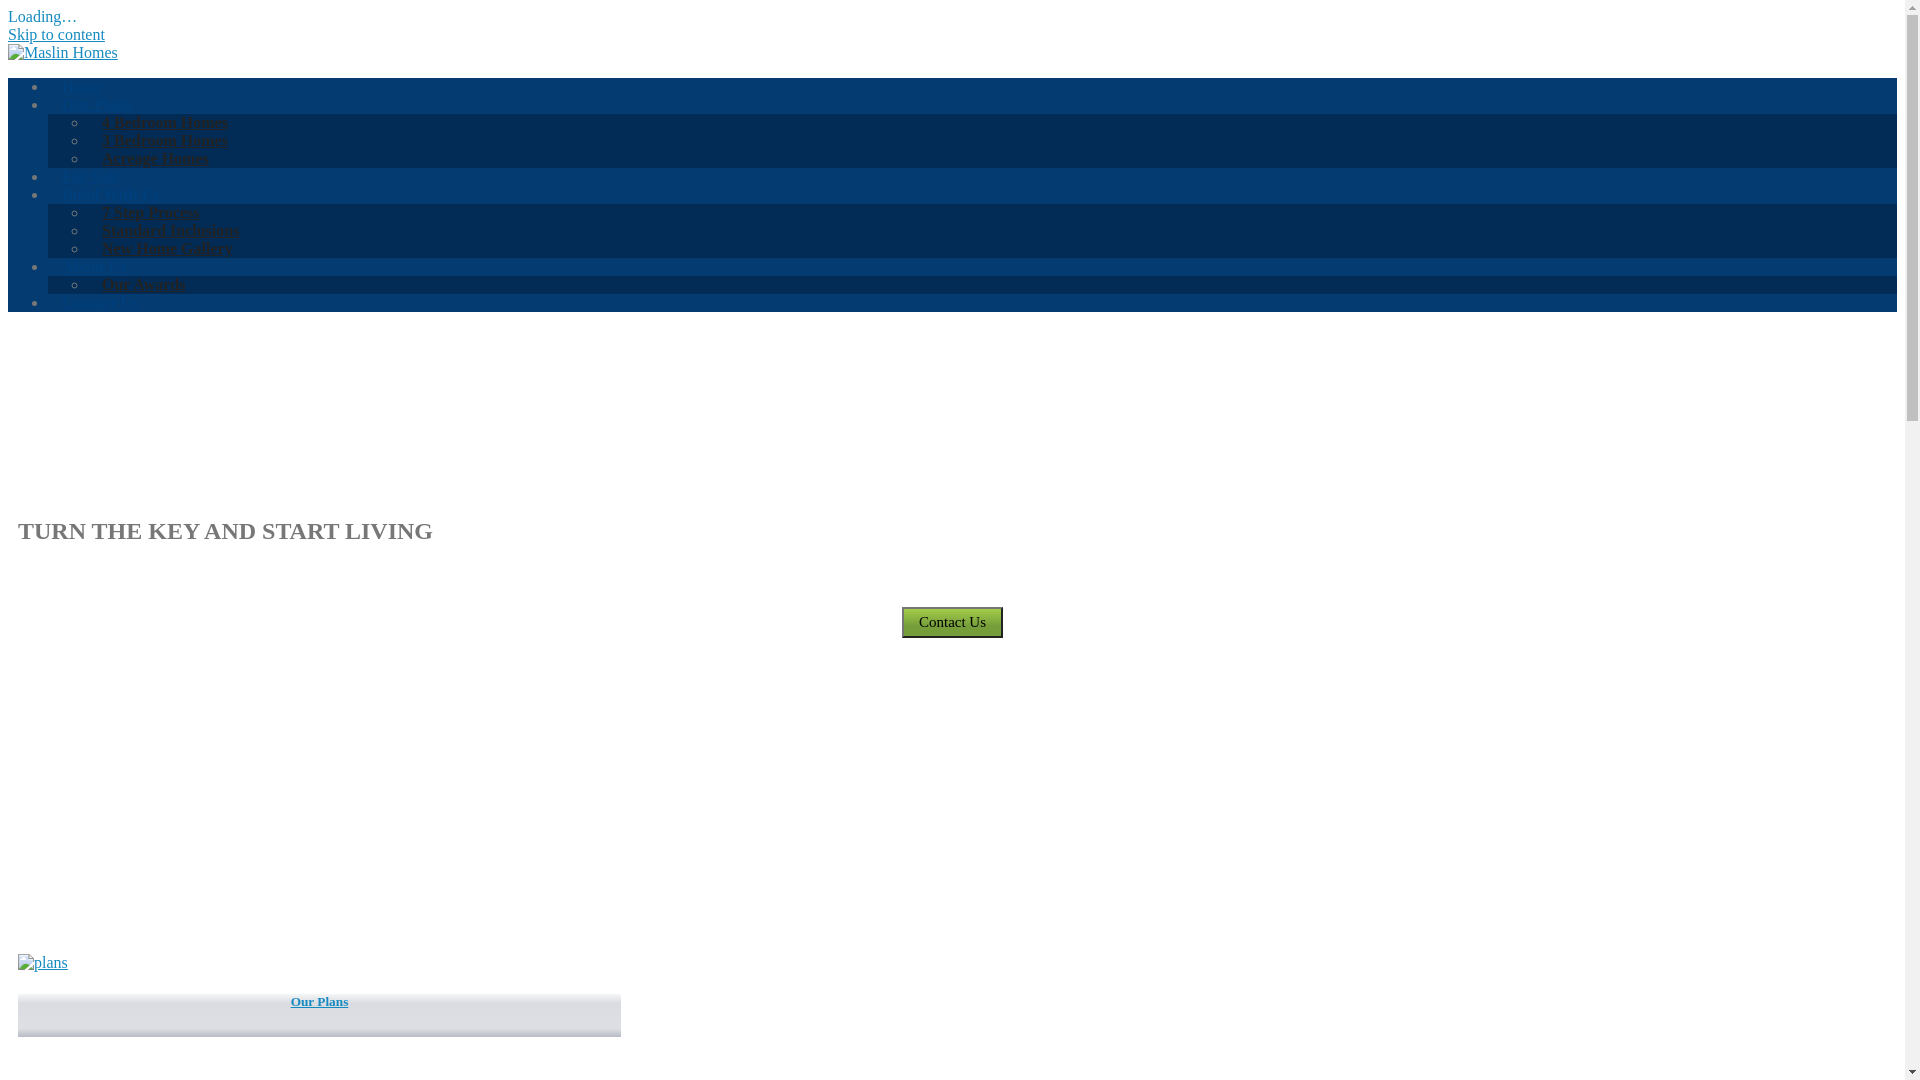  I want to click on 'Maslin Homes', so click(62, 51).